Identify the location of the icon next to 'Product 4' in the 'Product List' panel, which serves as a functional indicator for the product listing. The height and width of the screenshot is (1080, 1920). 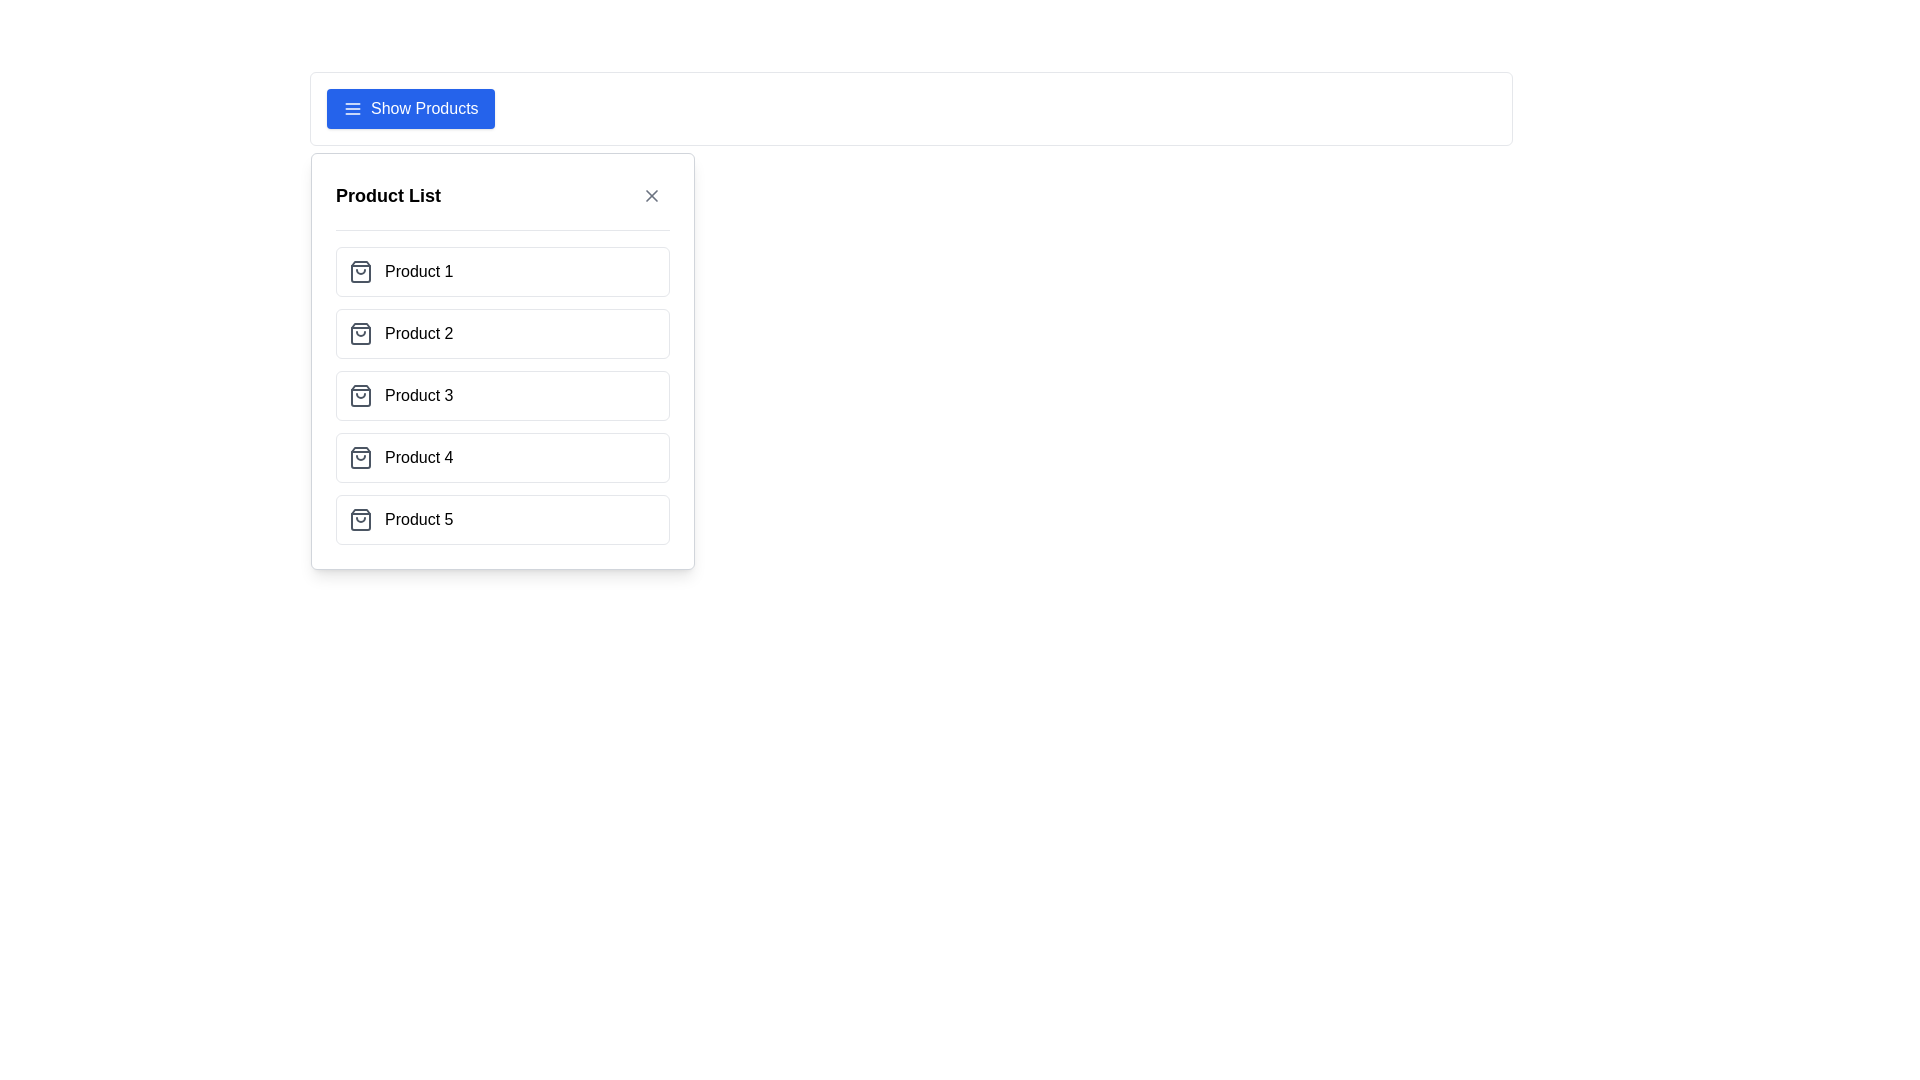
(360, 458).